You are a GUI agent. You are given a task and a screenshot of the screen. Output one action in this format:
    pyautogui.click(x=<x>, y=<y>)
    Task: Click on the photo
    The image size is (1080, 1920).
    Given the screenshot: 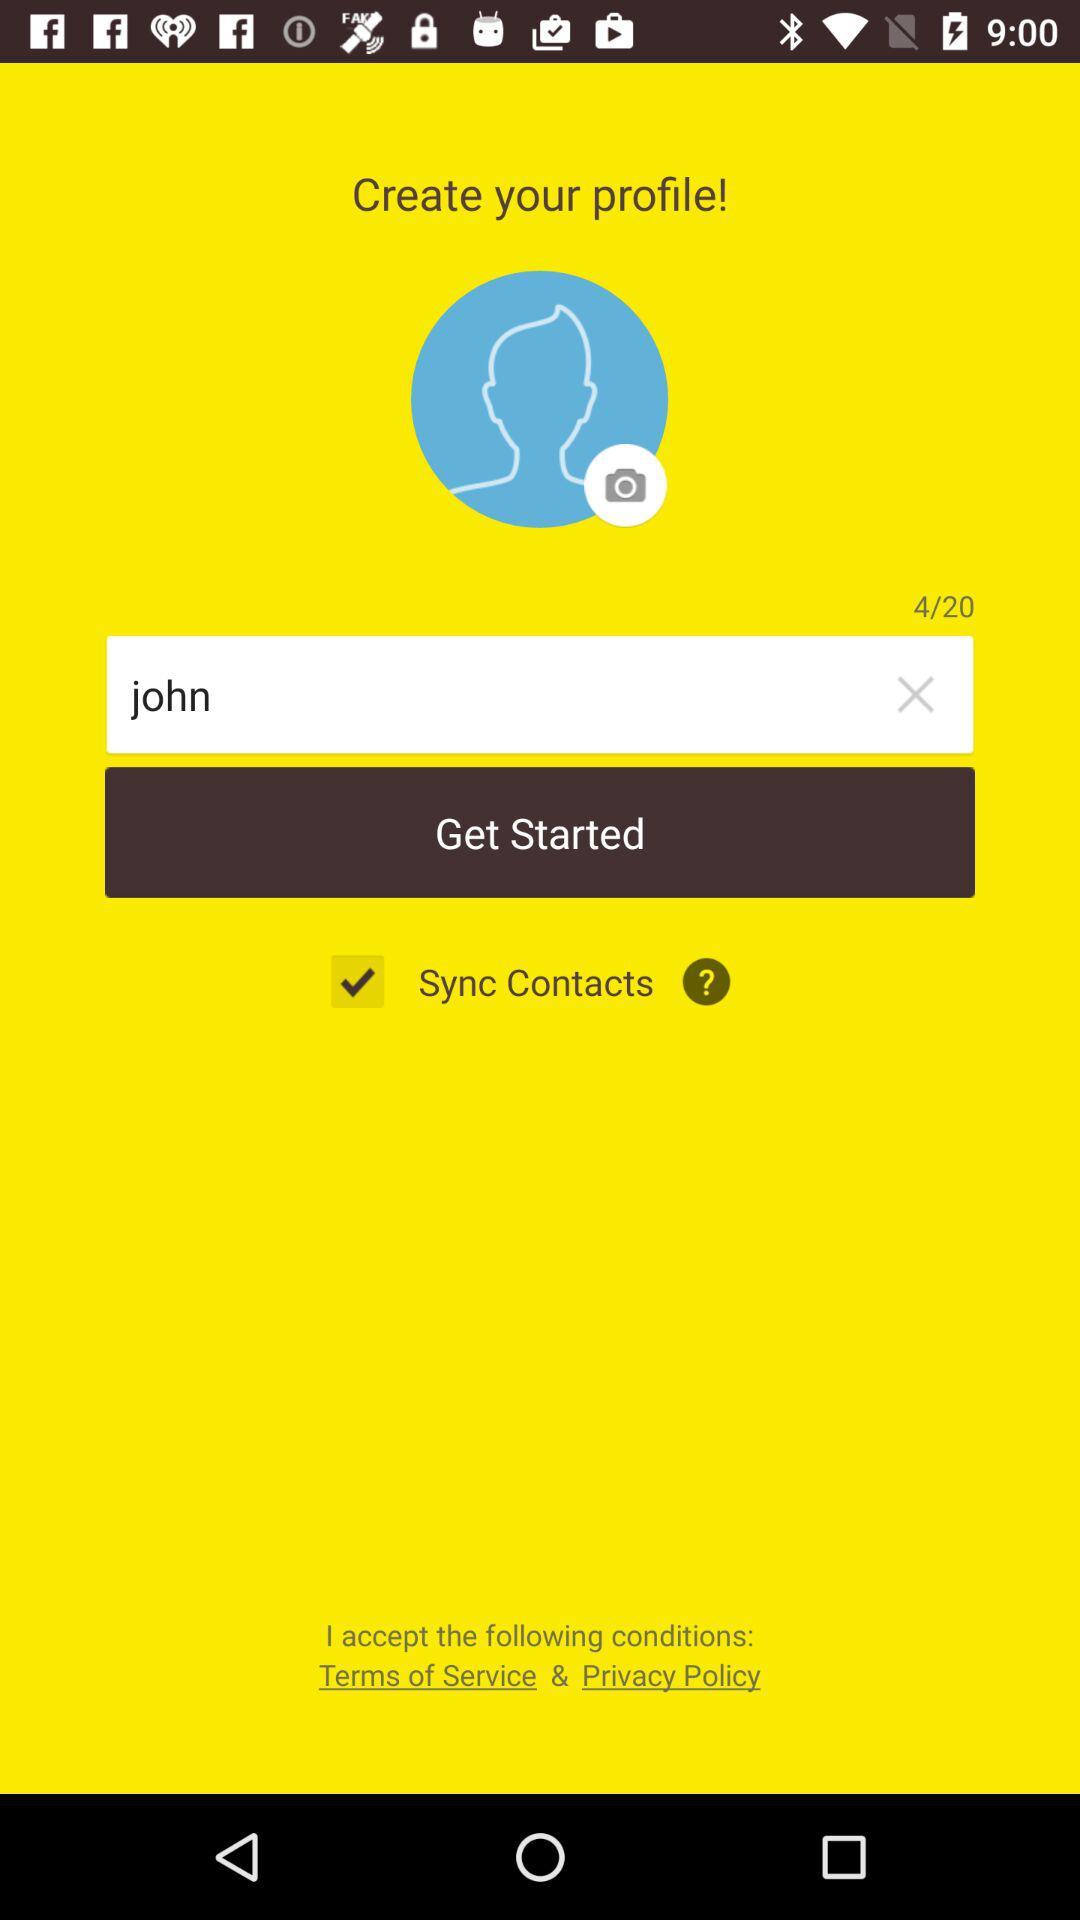 What is the action you would take?
    pyautogui.click(x=538, y=399)
    